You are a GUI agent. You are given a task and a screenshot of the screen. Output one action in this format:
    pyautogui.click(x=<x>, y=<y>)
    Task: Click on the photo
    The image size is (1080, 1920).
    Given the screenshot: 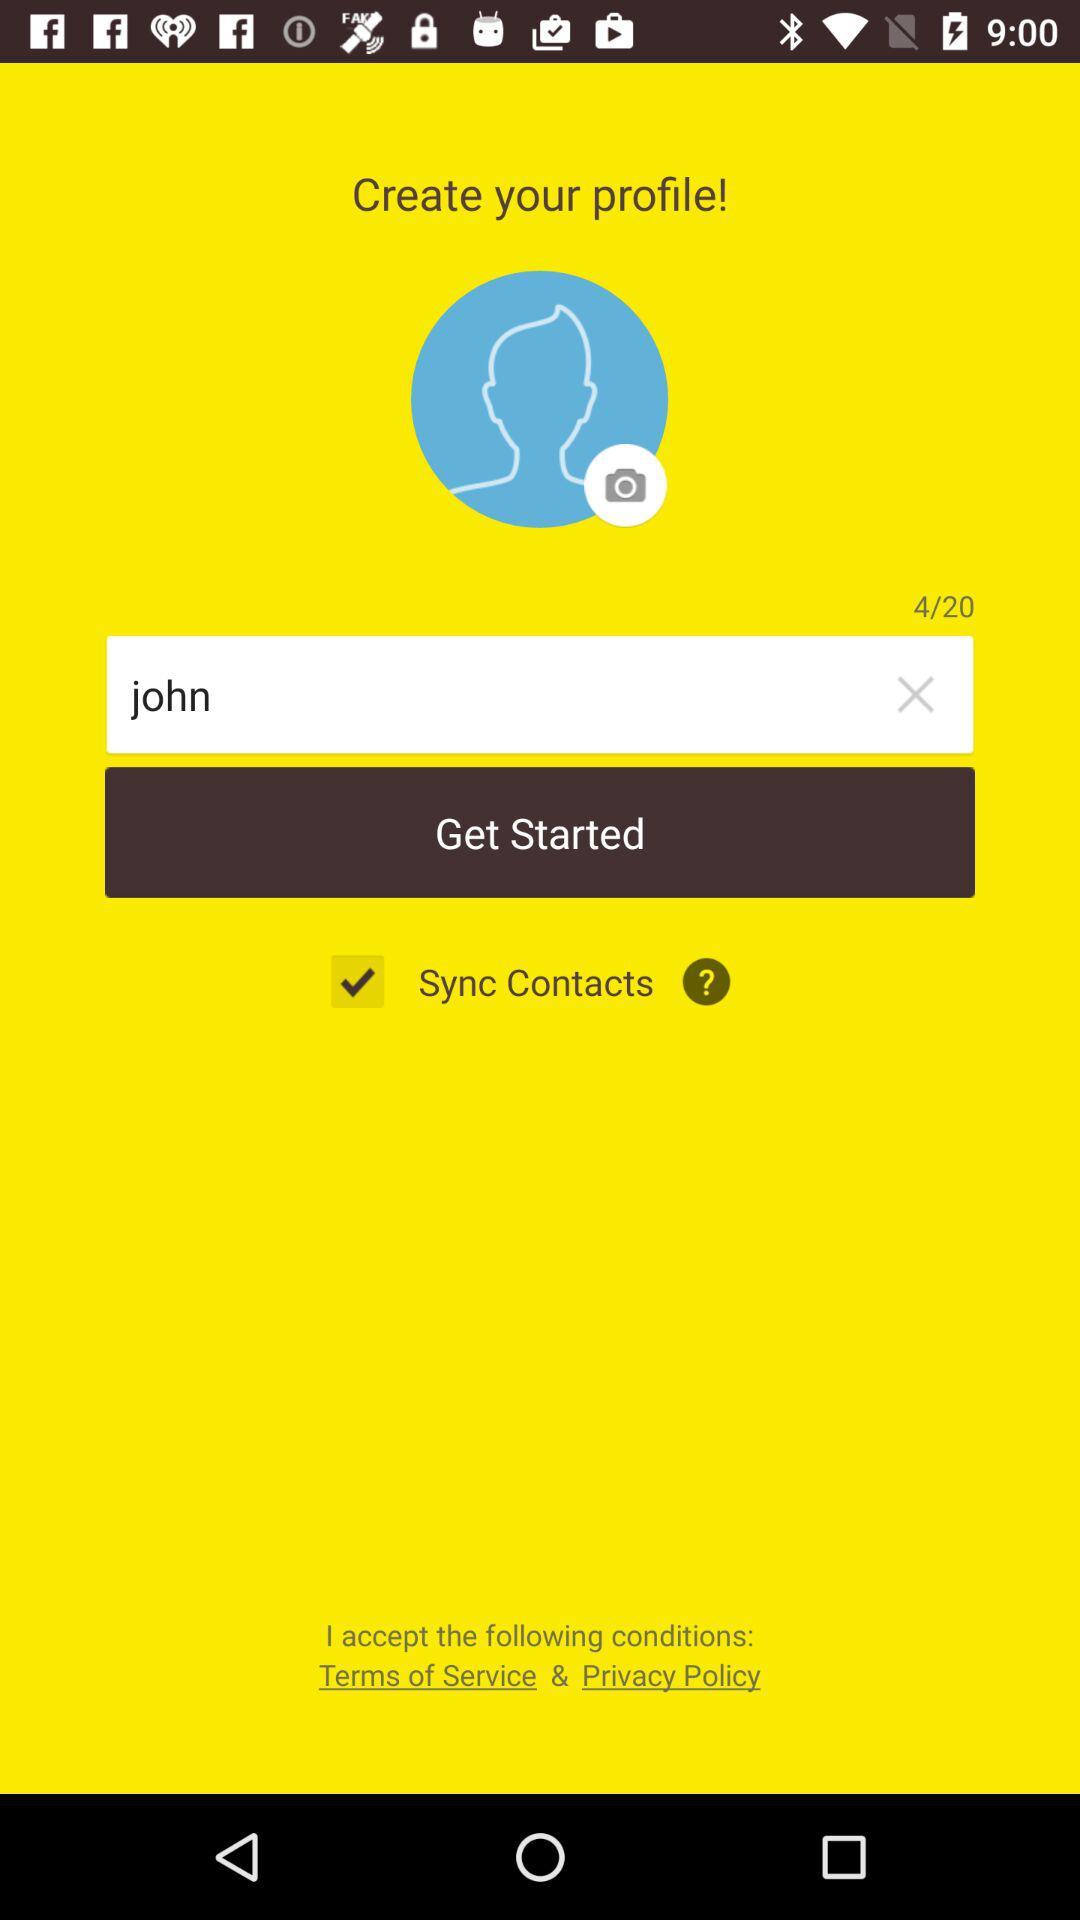 What is the action you would take?
    pyautogui.click(x=538, y=399)
    